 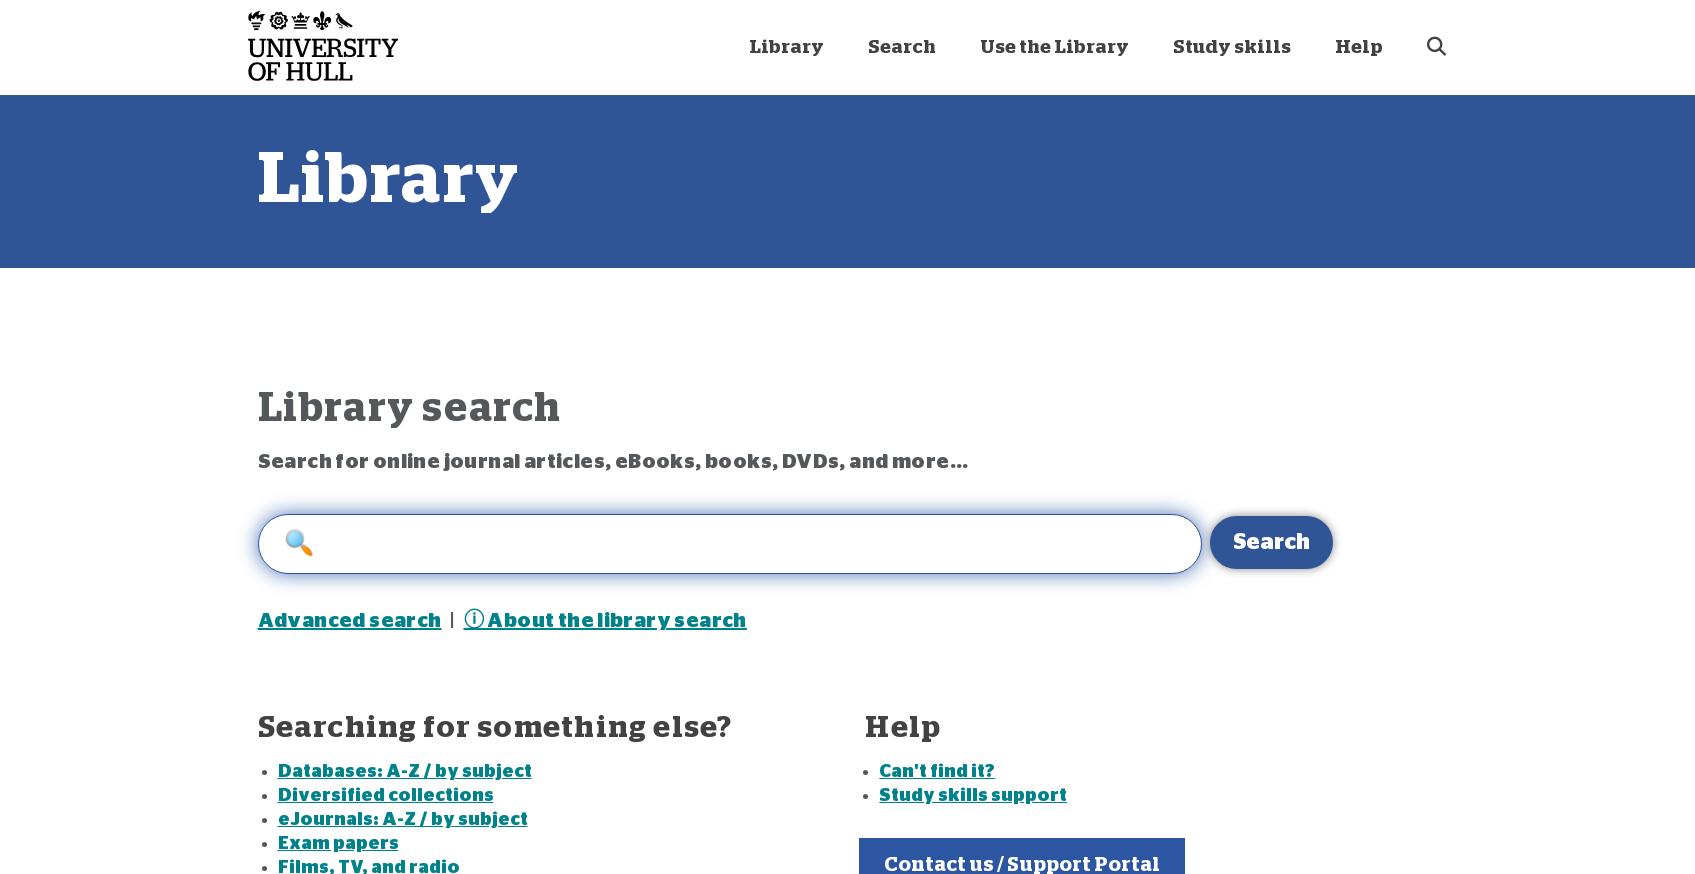 What do you see at coordinates (1110, 216) in the screenshot?
I see `'Managing your reading at University [On campus]'` at bounding box center [1110, 216].